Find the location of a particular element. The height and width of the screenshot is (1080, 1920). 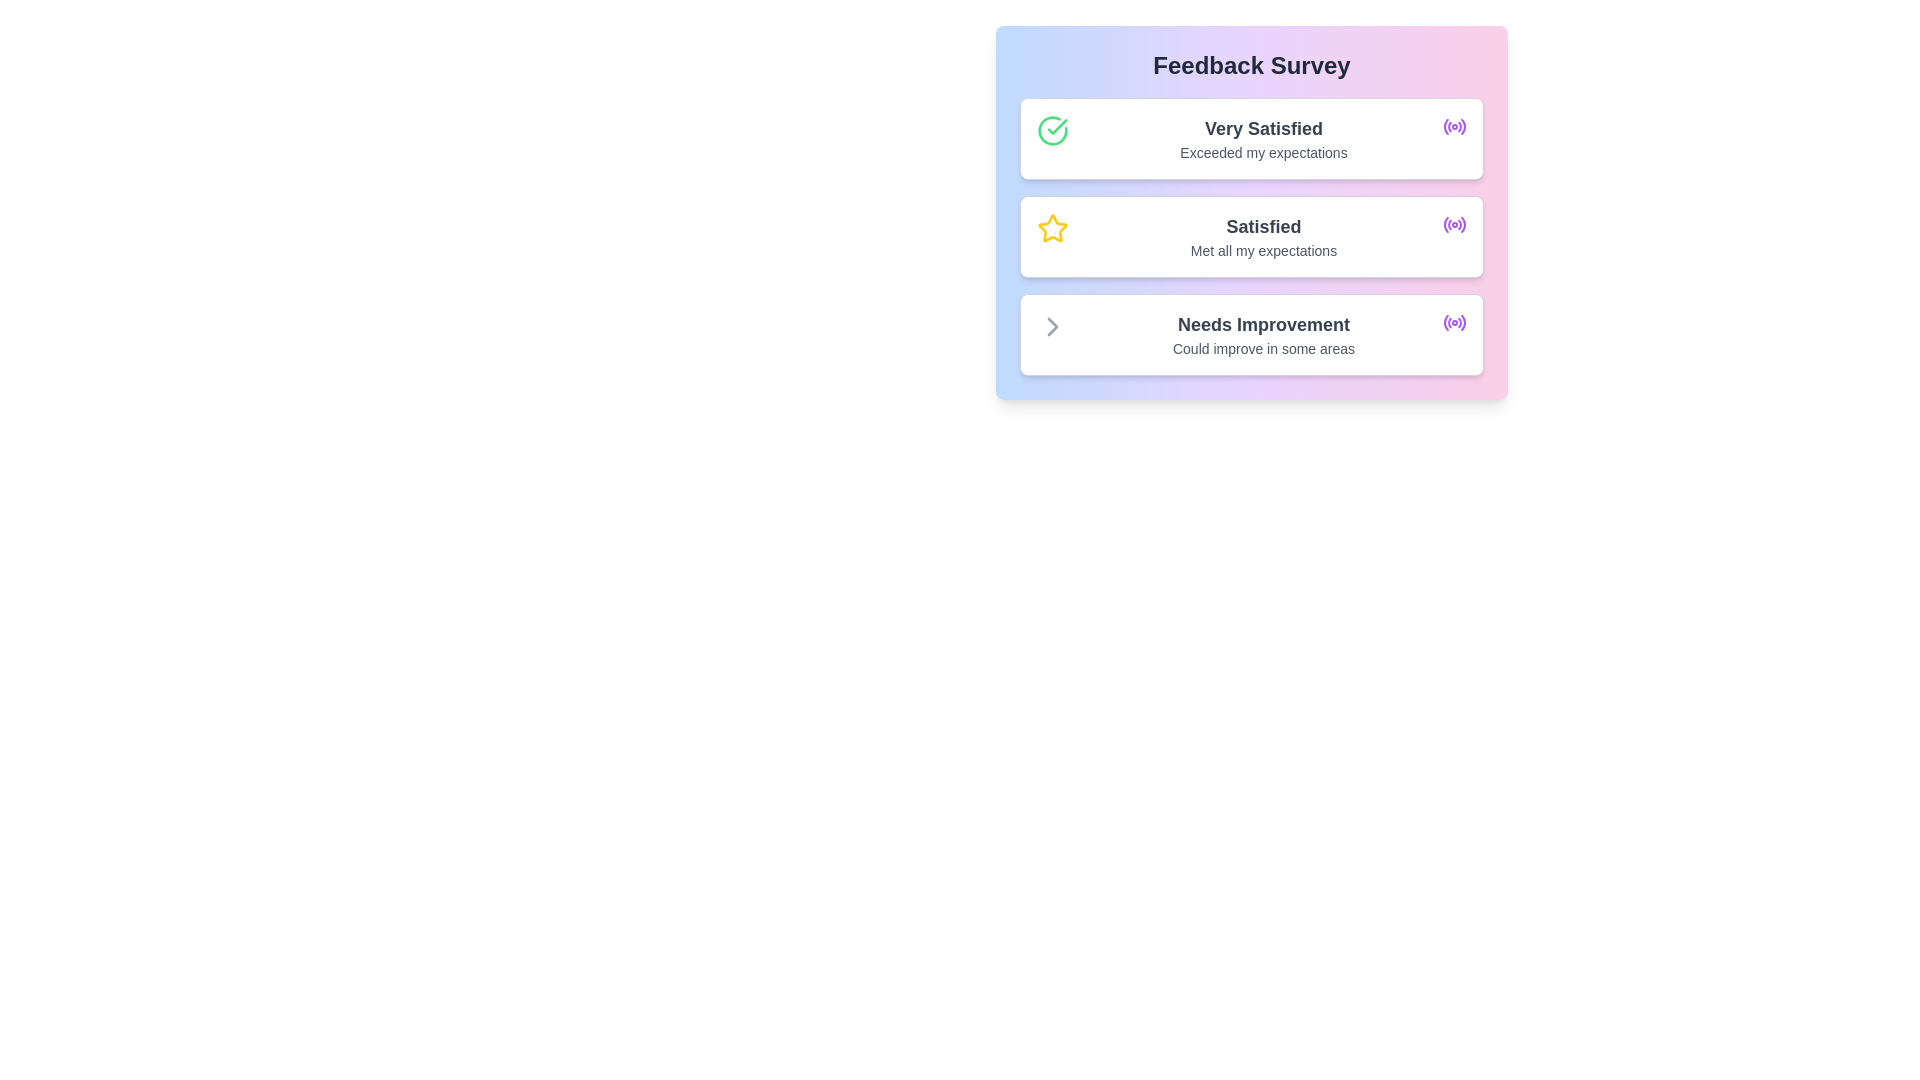

the static text label providing context for the feedback category 'Satisfied', which is positioned beneath the label 'Satisfied' in the feedback rating section is located at coordinates (1262, 249).